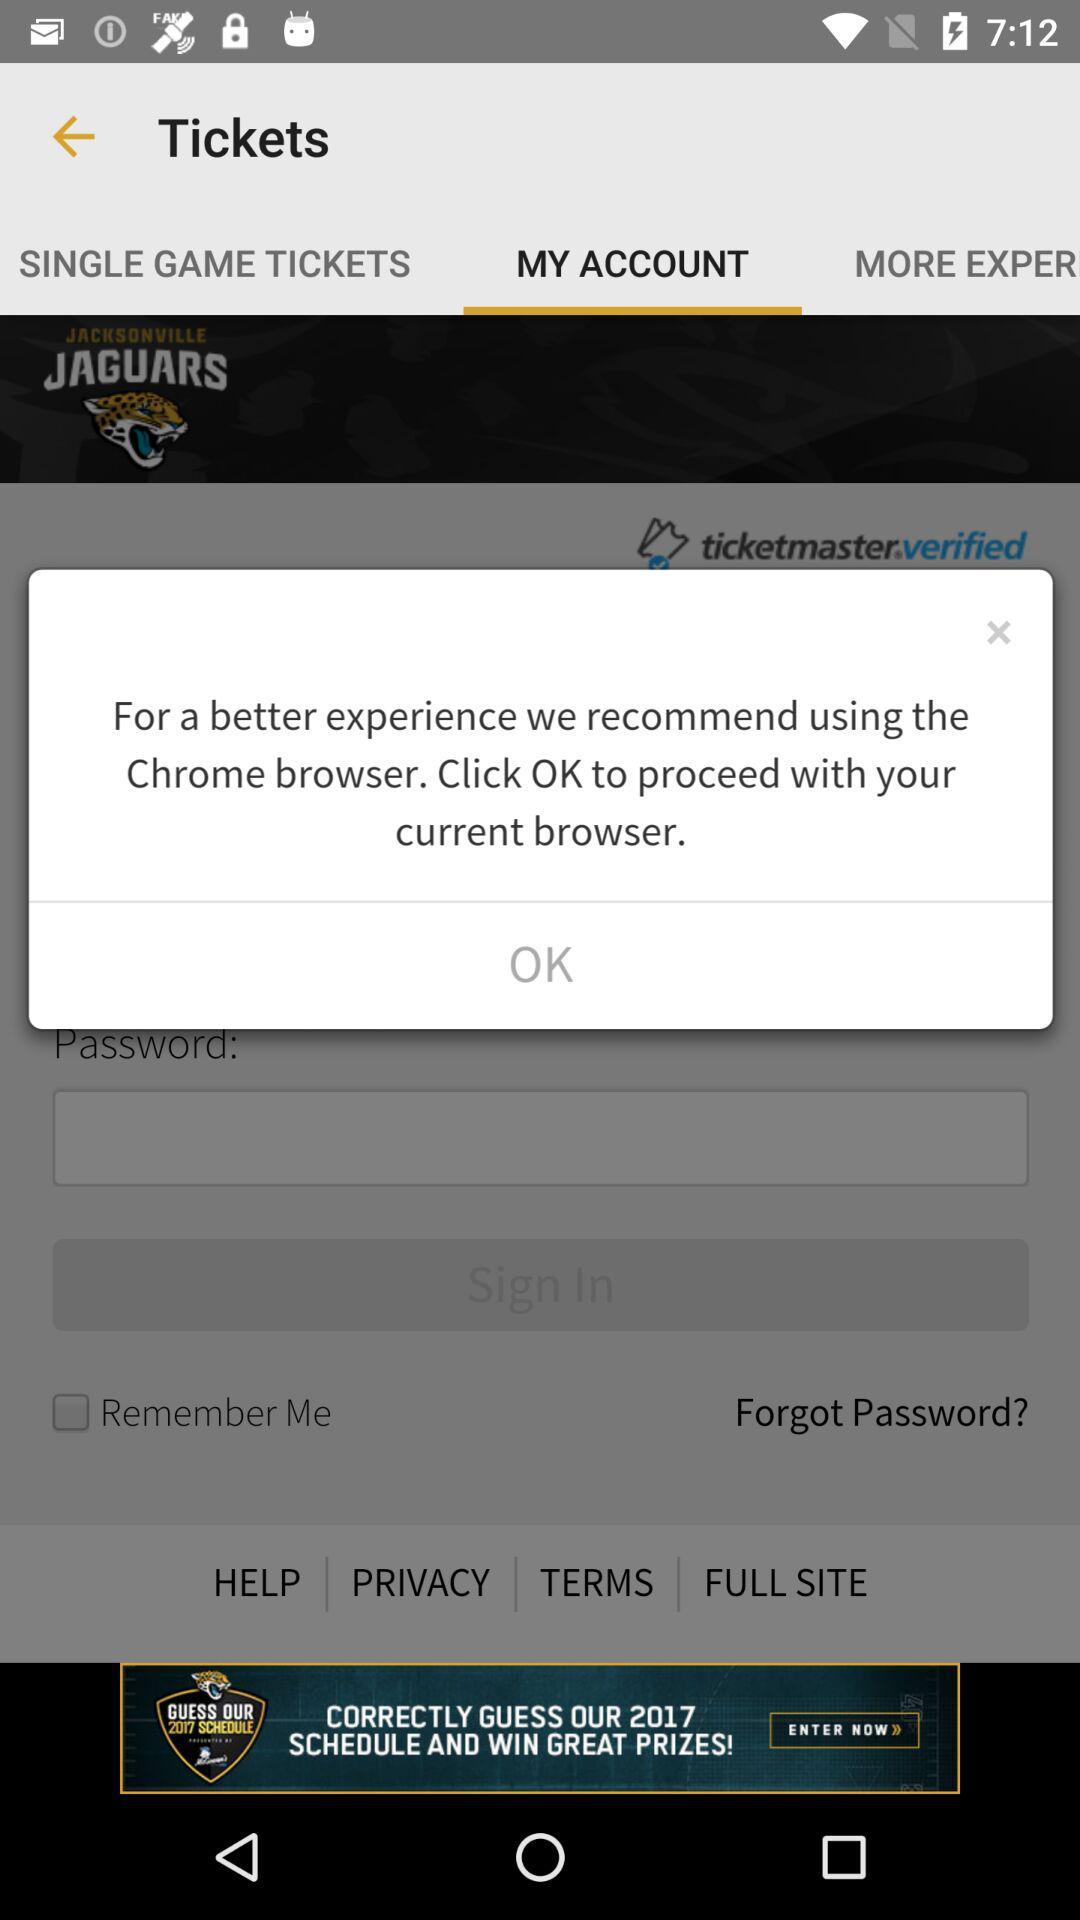  What do you see at coordinates (540, 1727) in the screenshot?
I see `opens a advertisement` at bounding box center [540, 1727].